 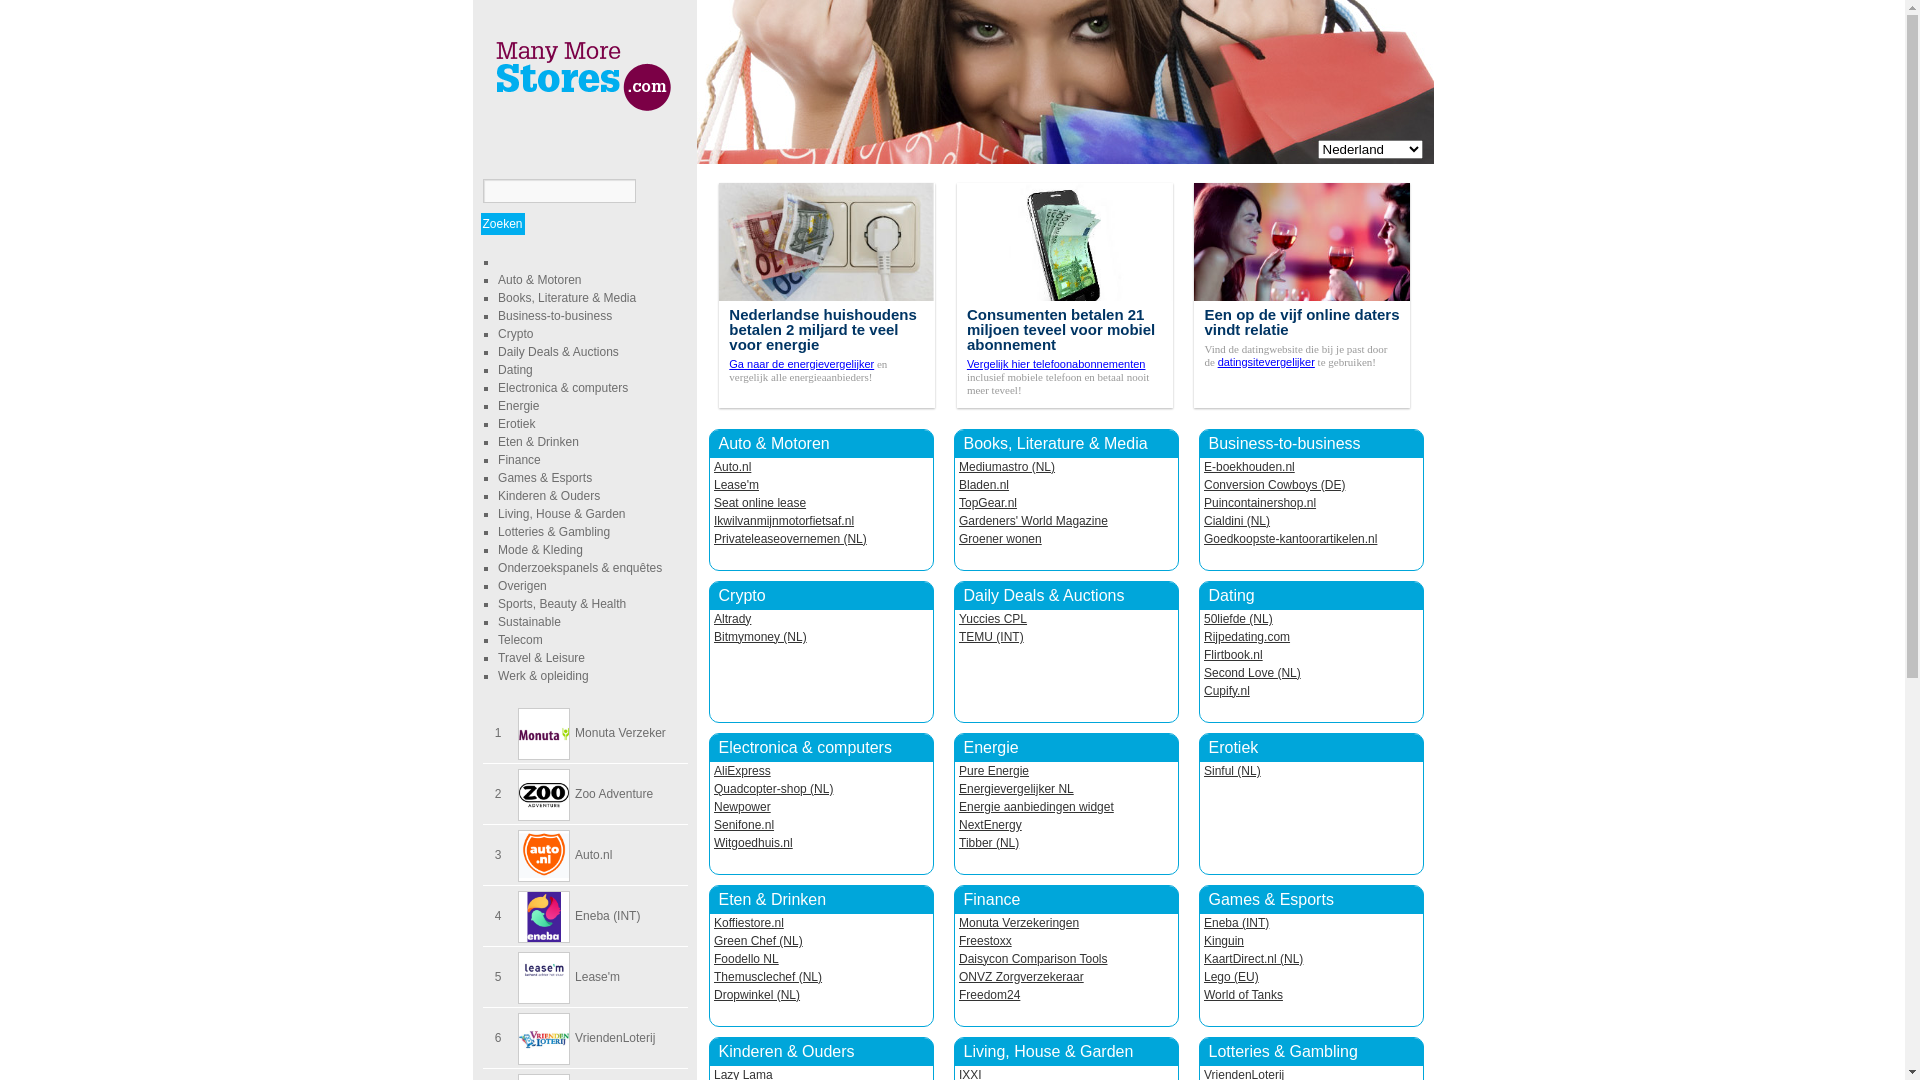 What do you see at coordinates (741, 805) in the screenshot?
I see `'Newpower'` at bounding box center [741, 805].